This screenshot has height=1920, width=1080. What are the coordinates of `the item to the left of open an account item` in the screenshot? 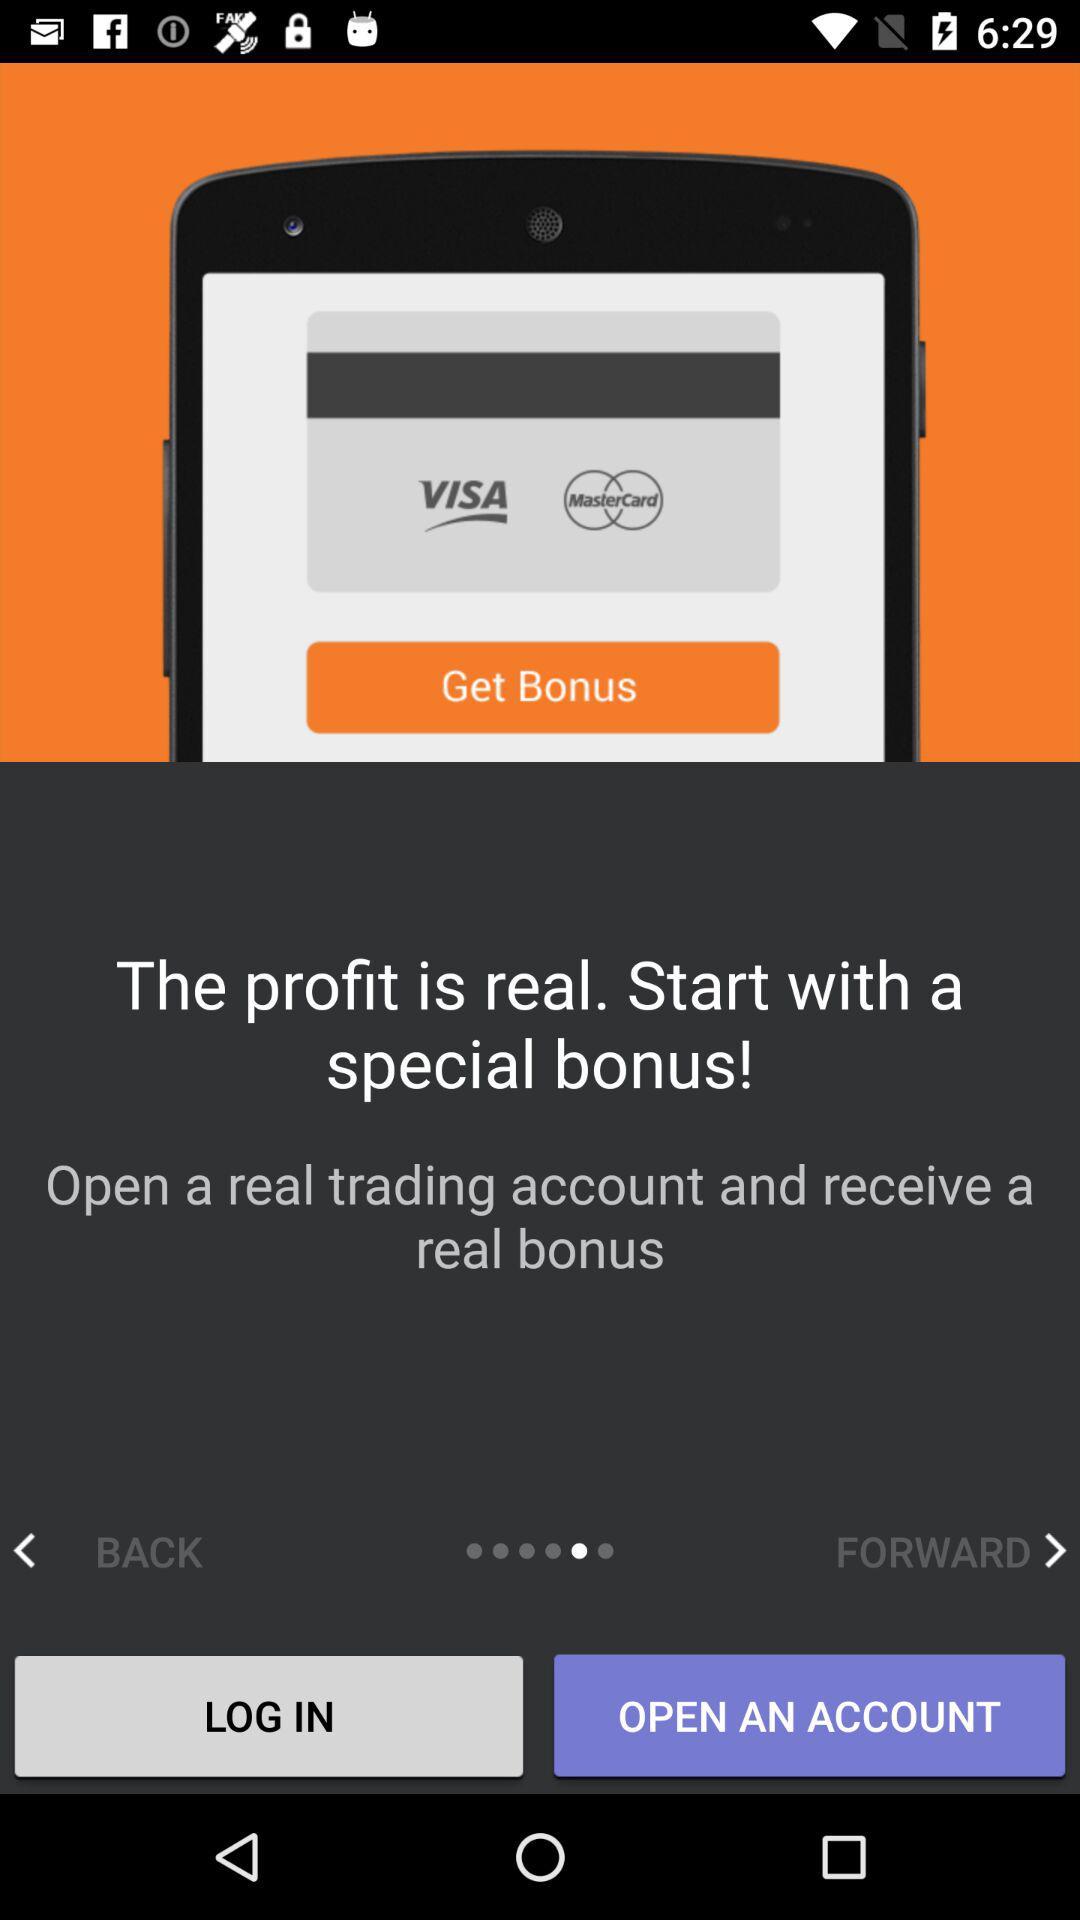 It's located at (268, 1717).